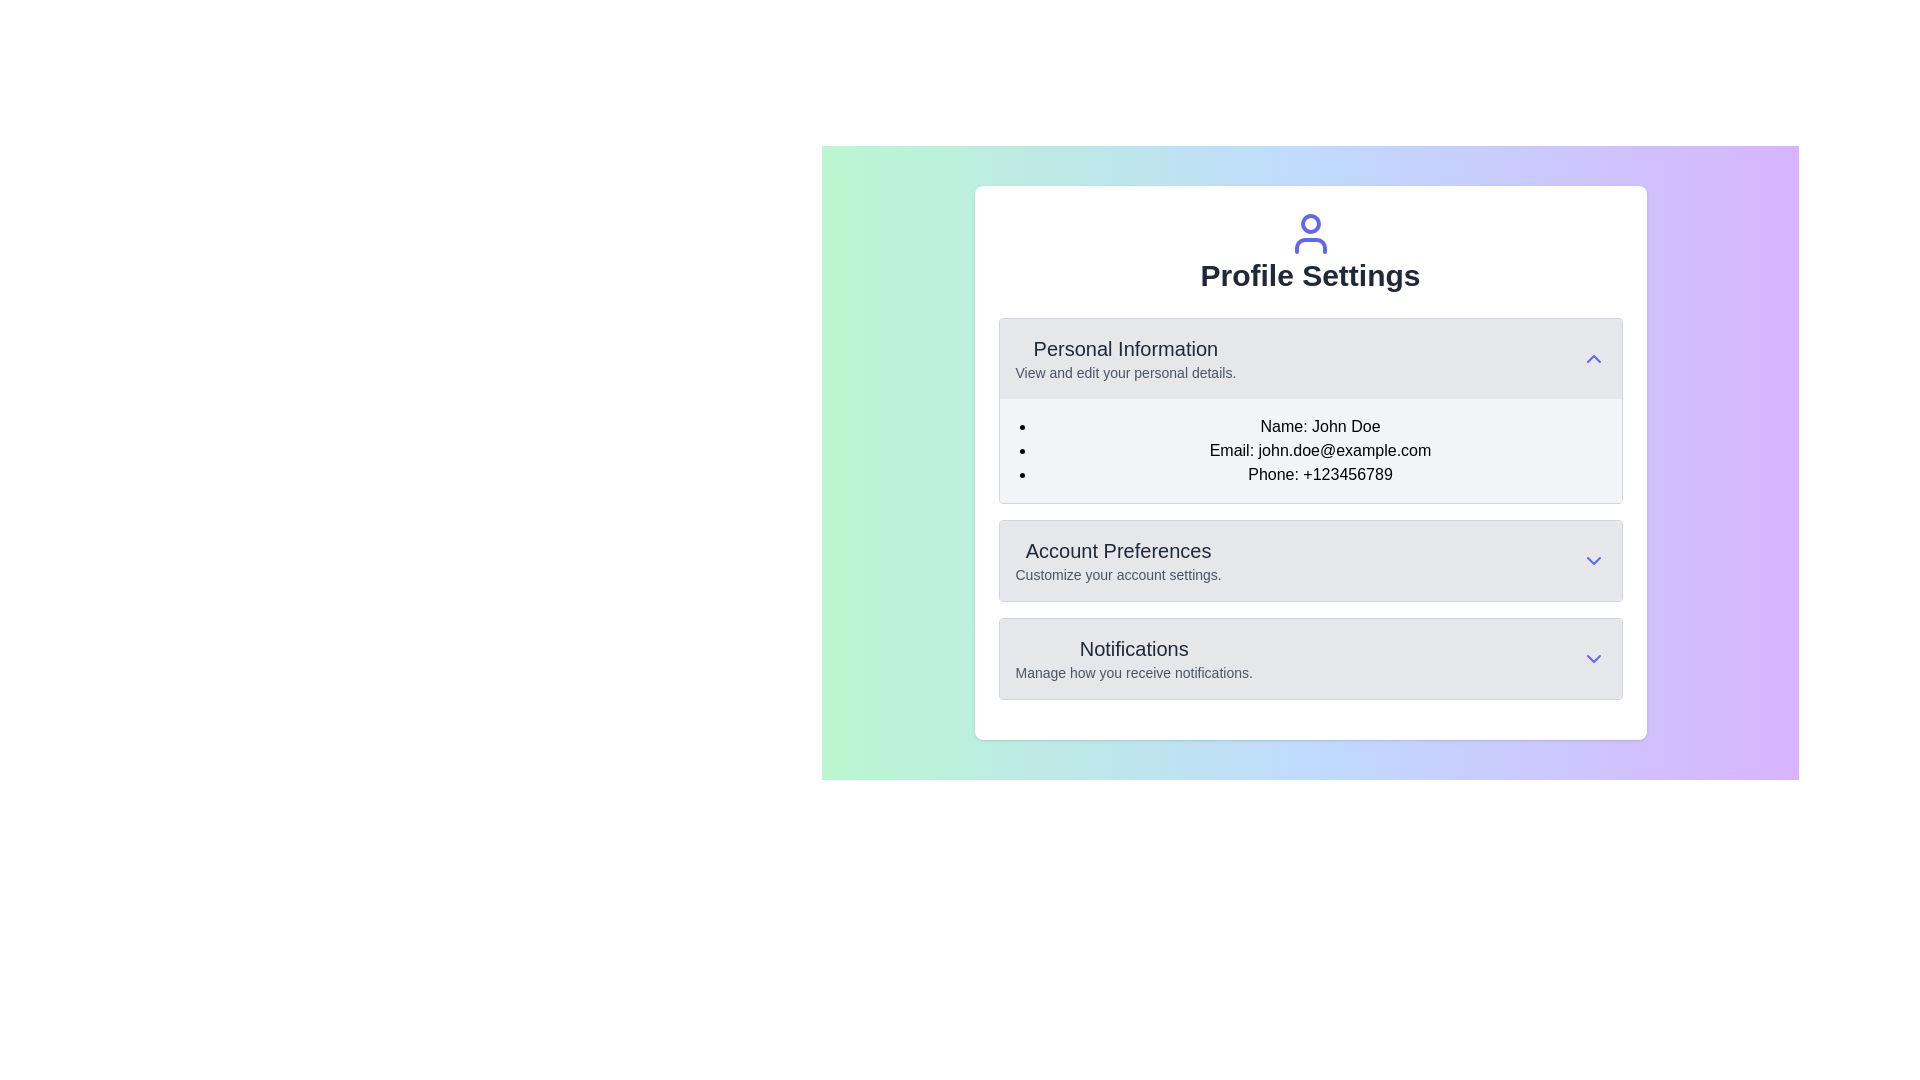 This screenshot has height=1080, width=1920. What do you see at coordinates (1310, 223) in the screenshot?
I see `the uppermost circular component of the user-profile styled icon representing a user's profile, located above the 'Profile Settings' text` at bounding box center [1310, 223].